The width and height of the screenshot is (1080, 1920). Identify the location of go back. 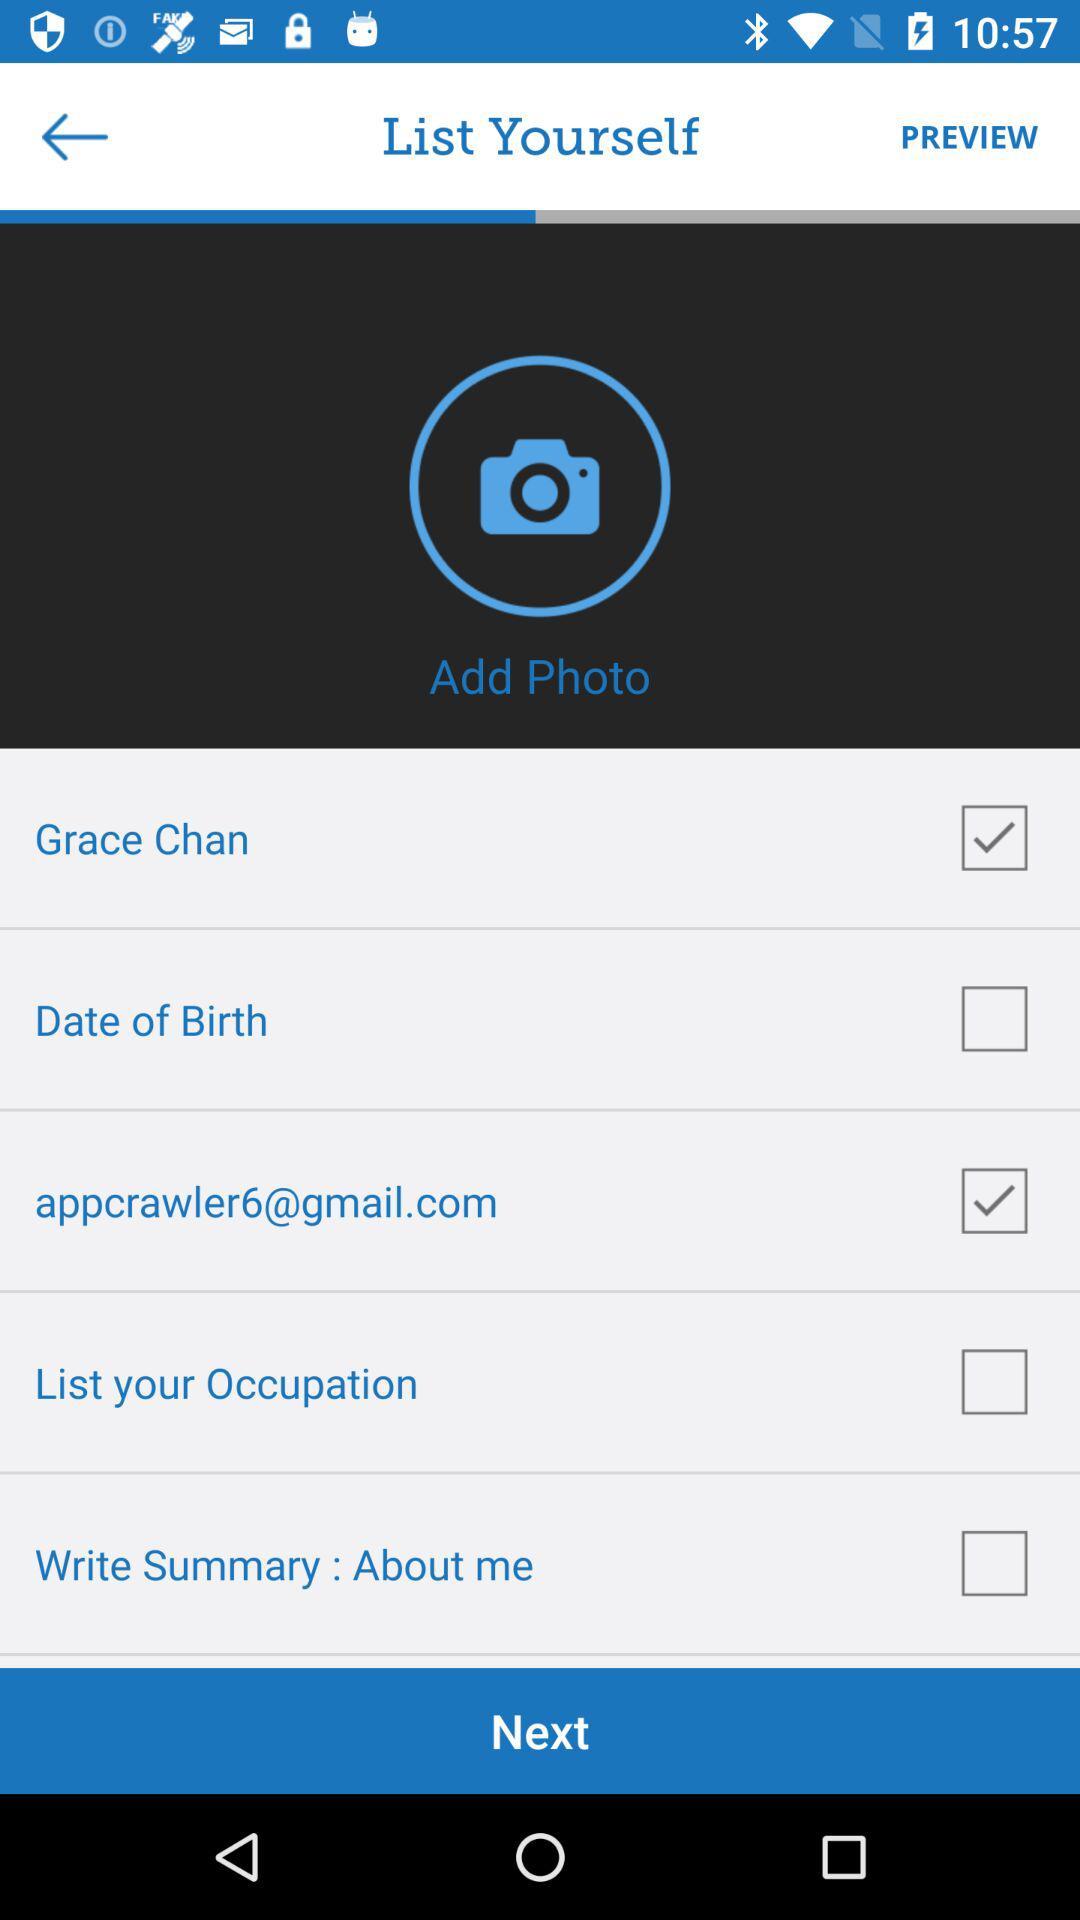
(73, 135).